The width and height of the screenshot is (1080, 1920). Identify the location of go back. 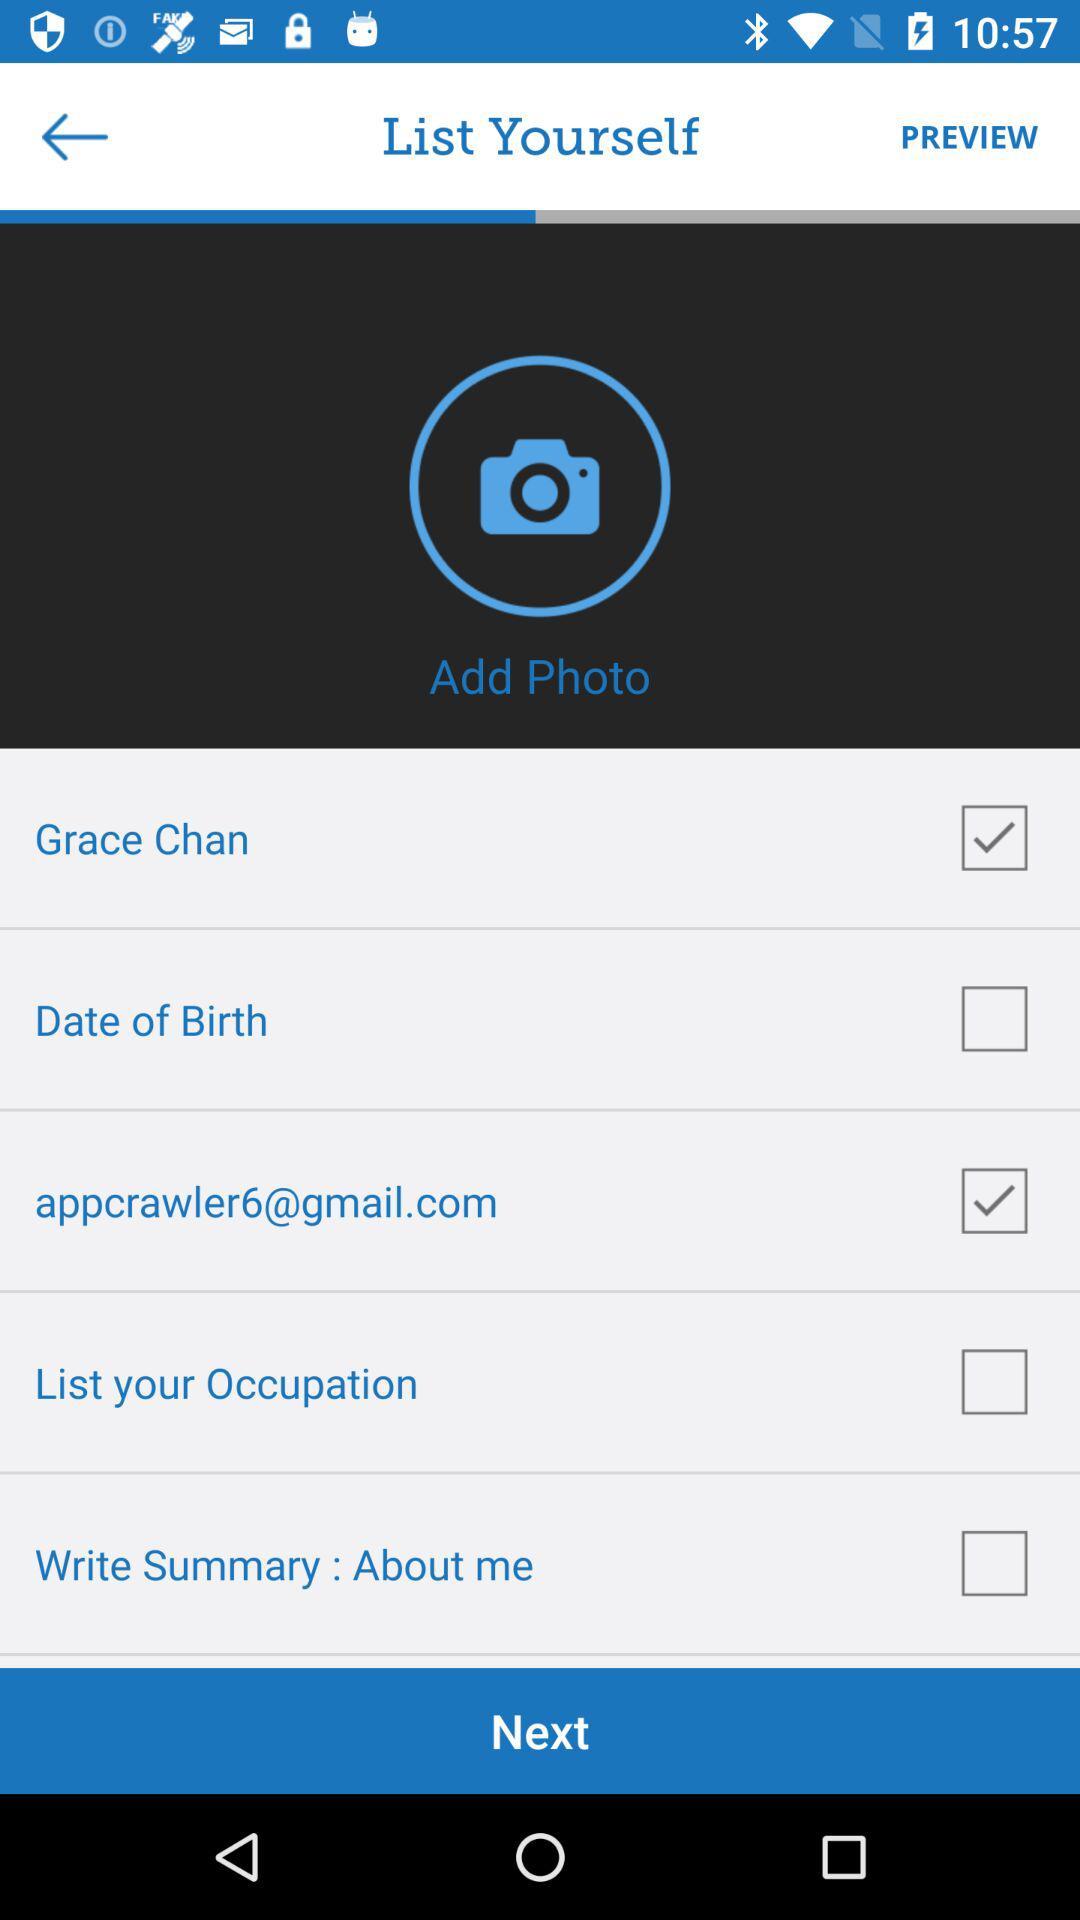
(73, 135).